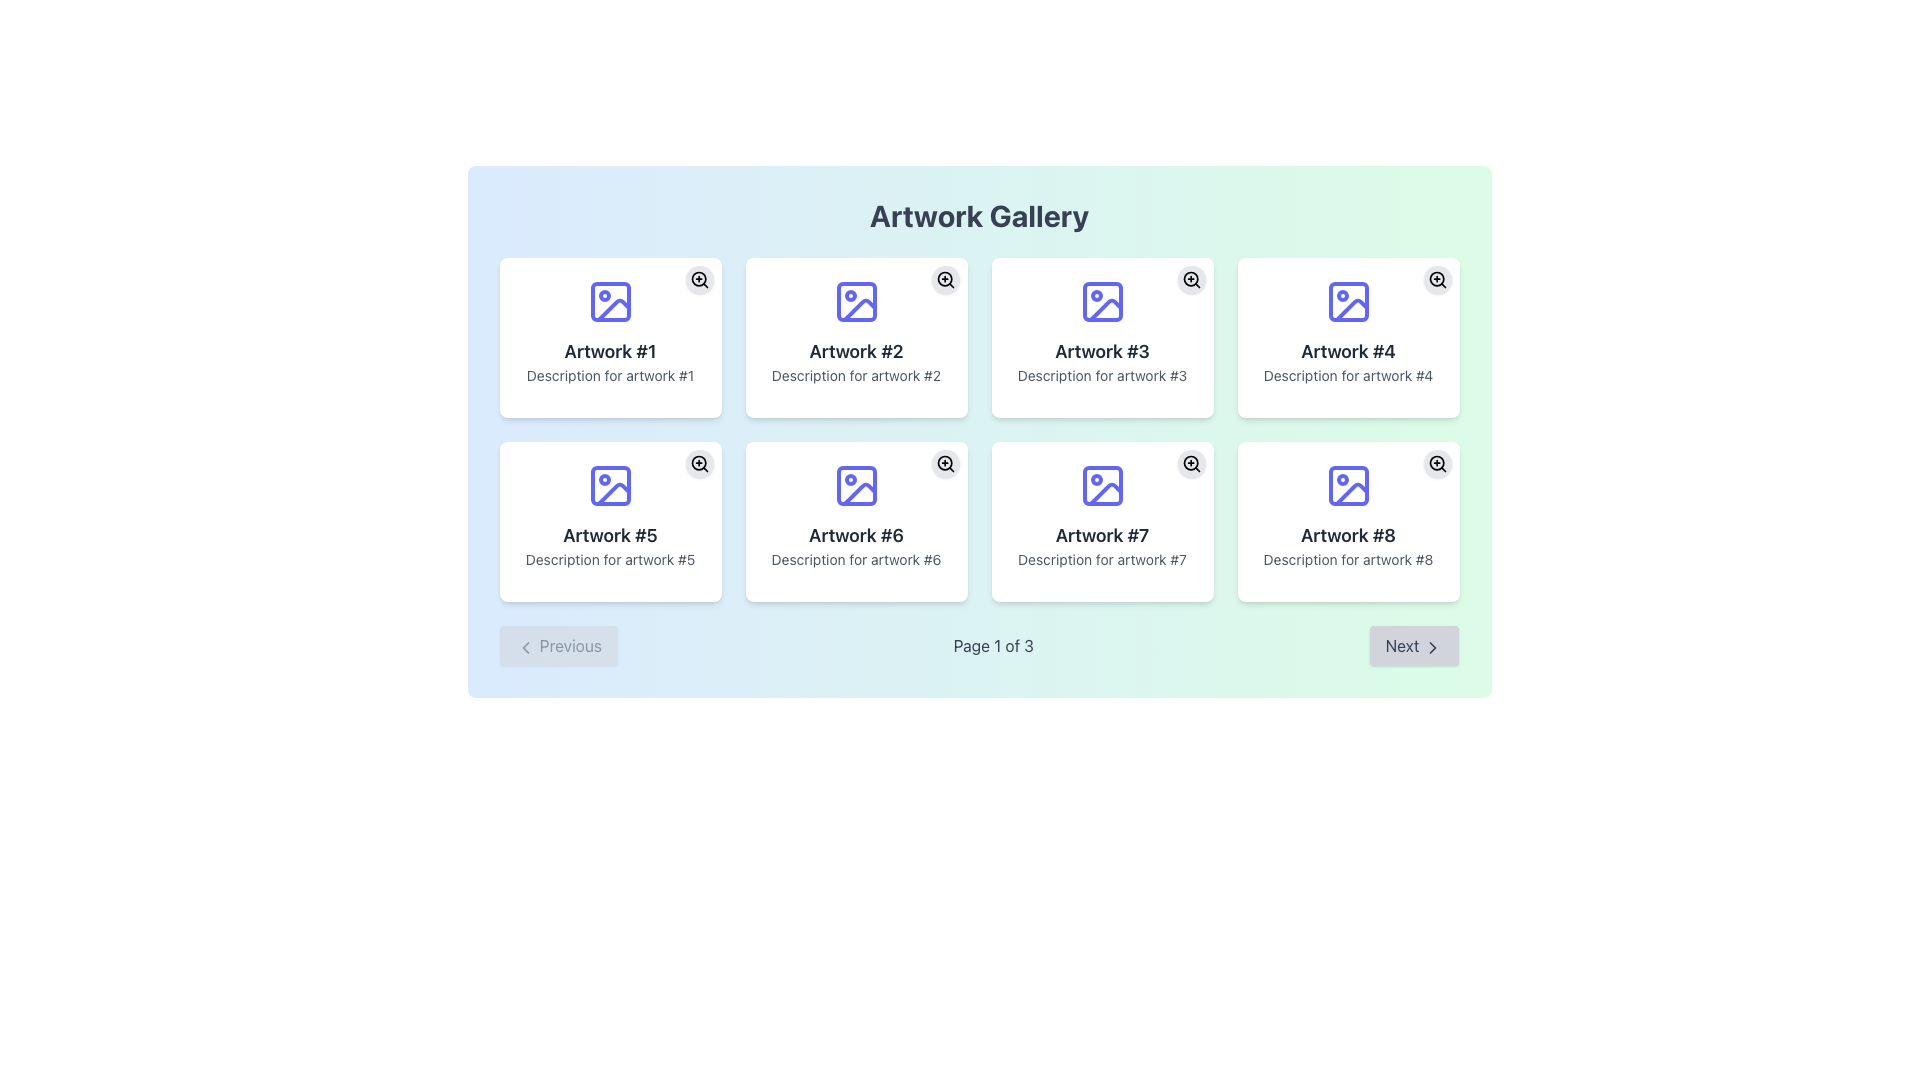 Image resolution: width=1920 pixels, height=1080 pixels. I want to click on the rectangular background of the image icon representing 'Artwork #7' located in the bottom row, second from the right of the artwork gallery grid, so click(1101, 486).